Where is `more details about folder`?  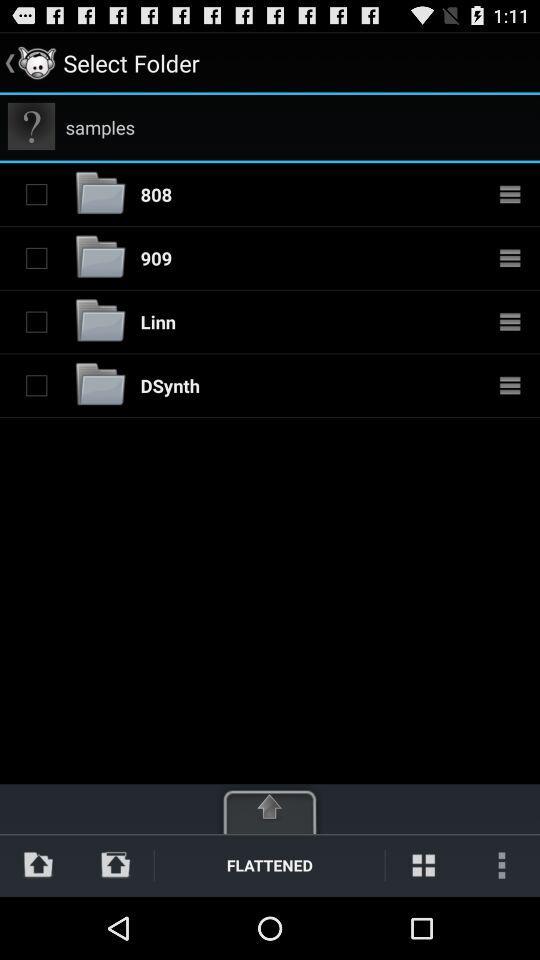 more details about folder is located at coordinates (510, 256).